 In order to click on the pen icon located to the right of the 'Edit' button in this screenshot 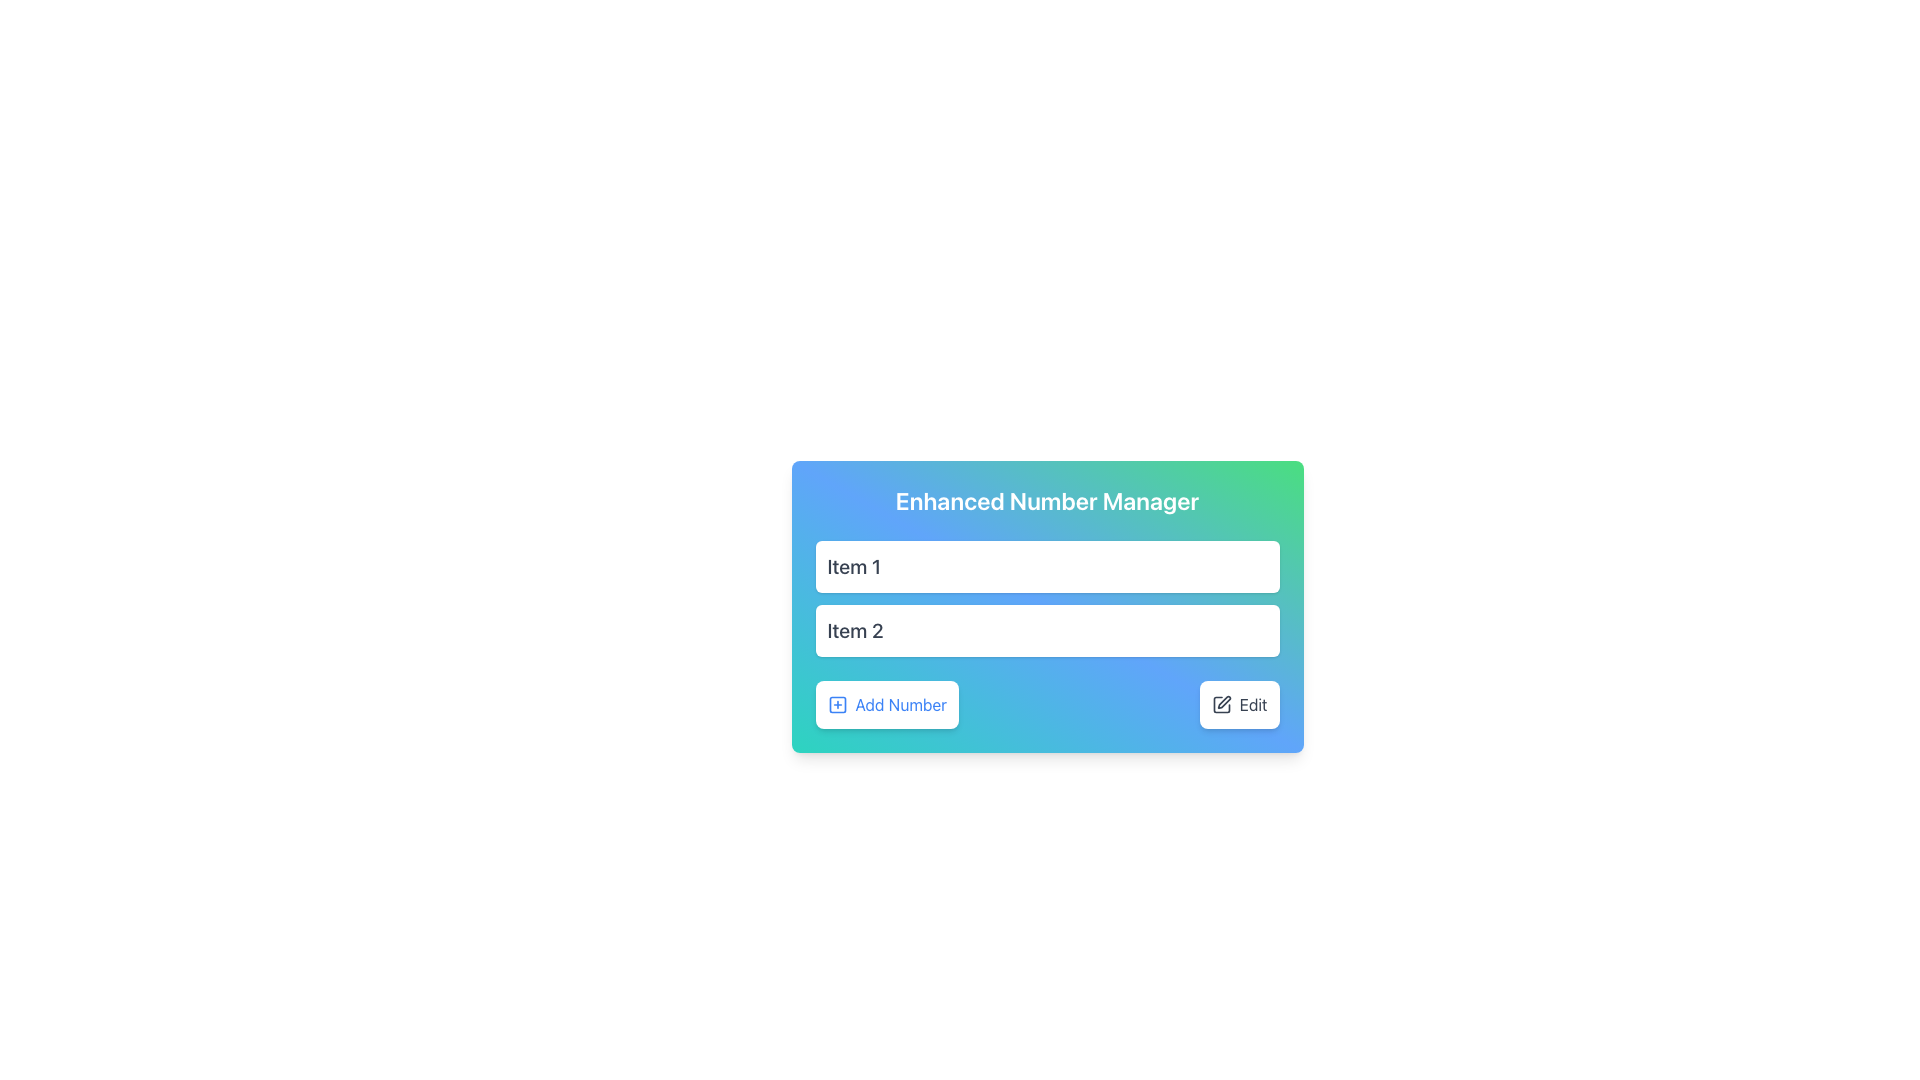, I will do `click(1220, 704)`.